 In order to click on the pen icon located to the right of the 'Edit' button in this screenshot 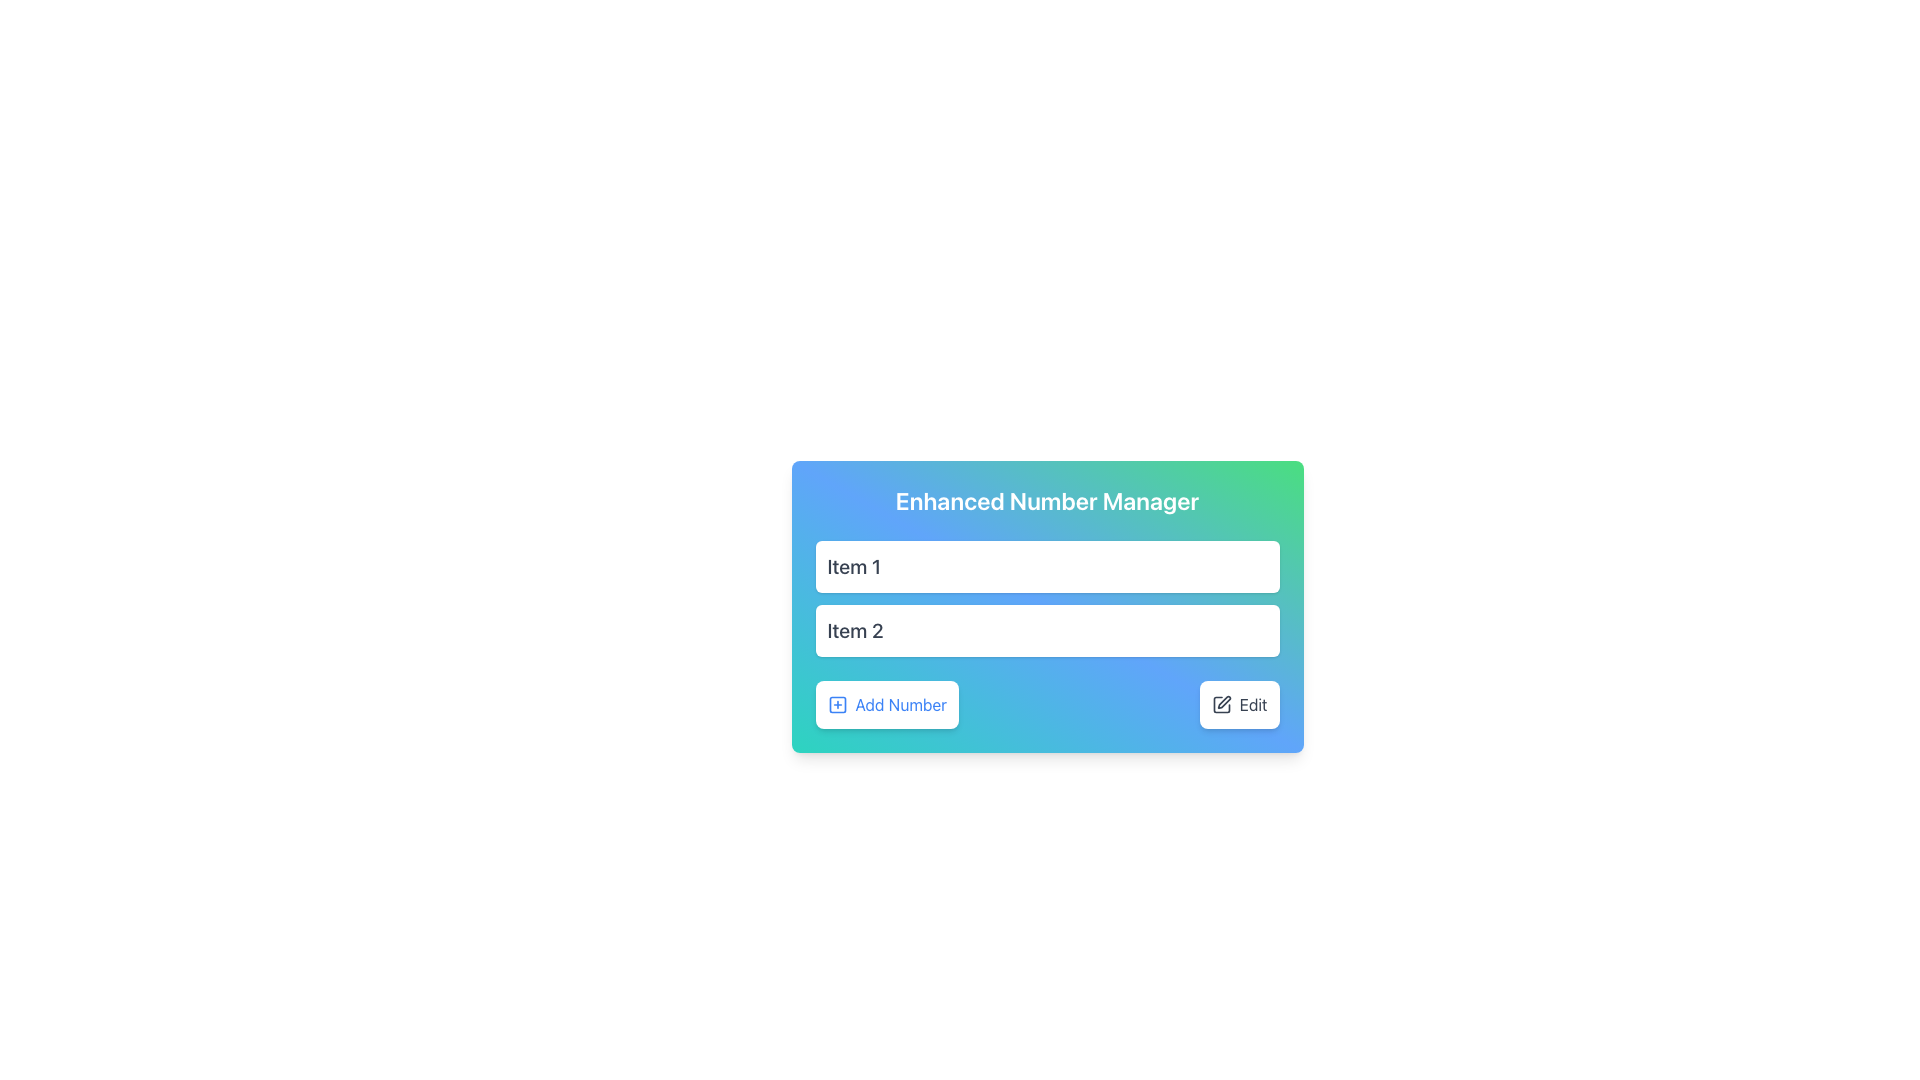, I will do `click(1220, 704)`.